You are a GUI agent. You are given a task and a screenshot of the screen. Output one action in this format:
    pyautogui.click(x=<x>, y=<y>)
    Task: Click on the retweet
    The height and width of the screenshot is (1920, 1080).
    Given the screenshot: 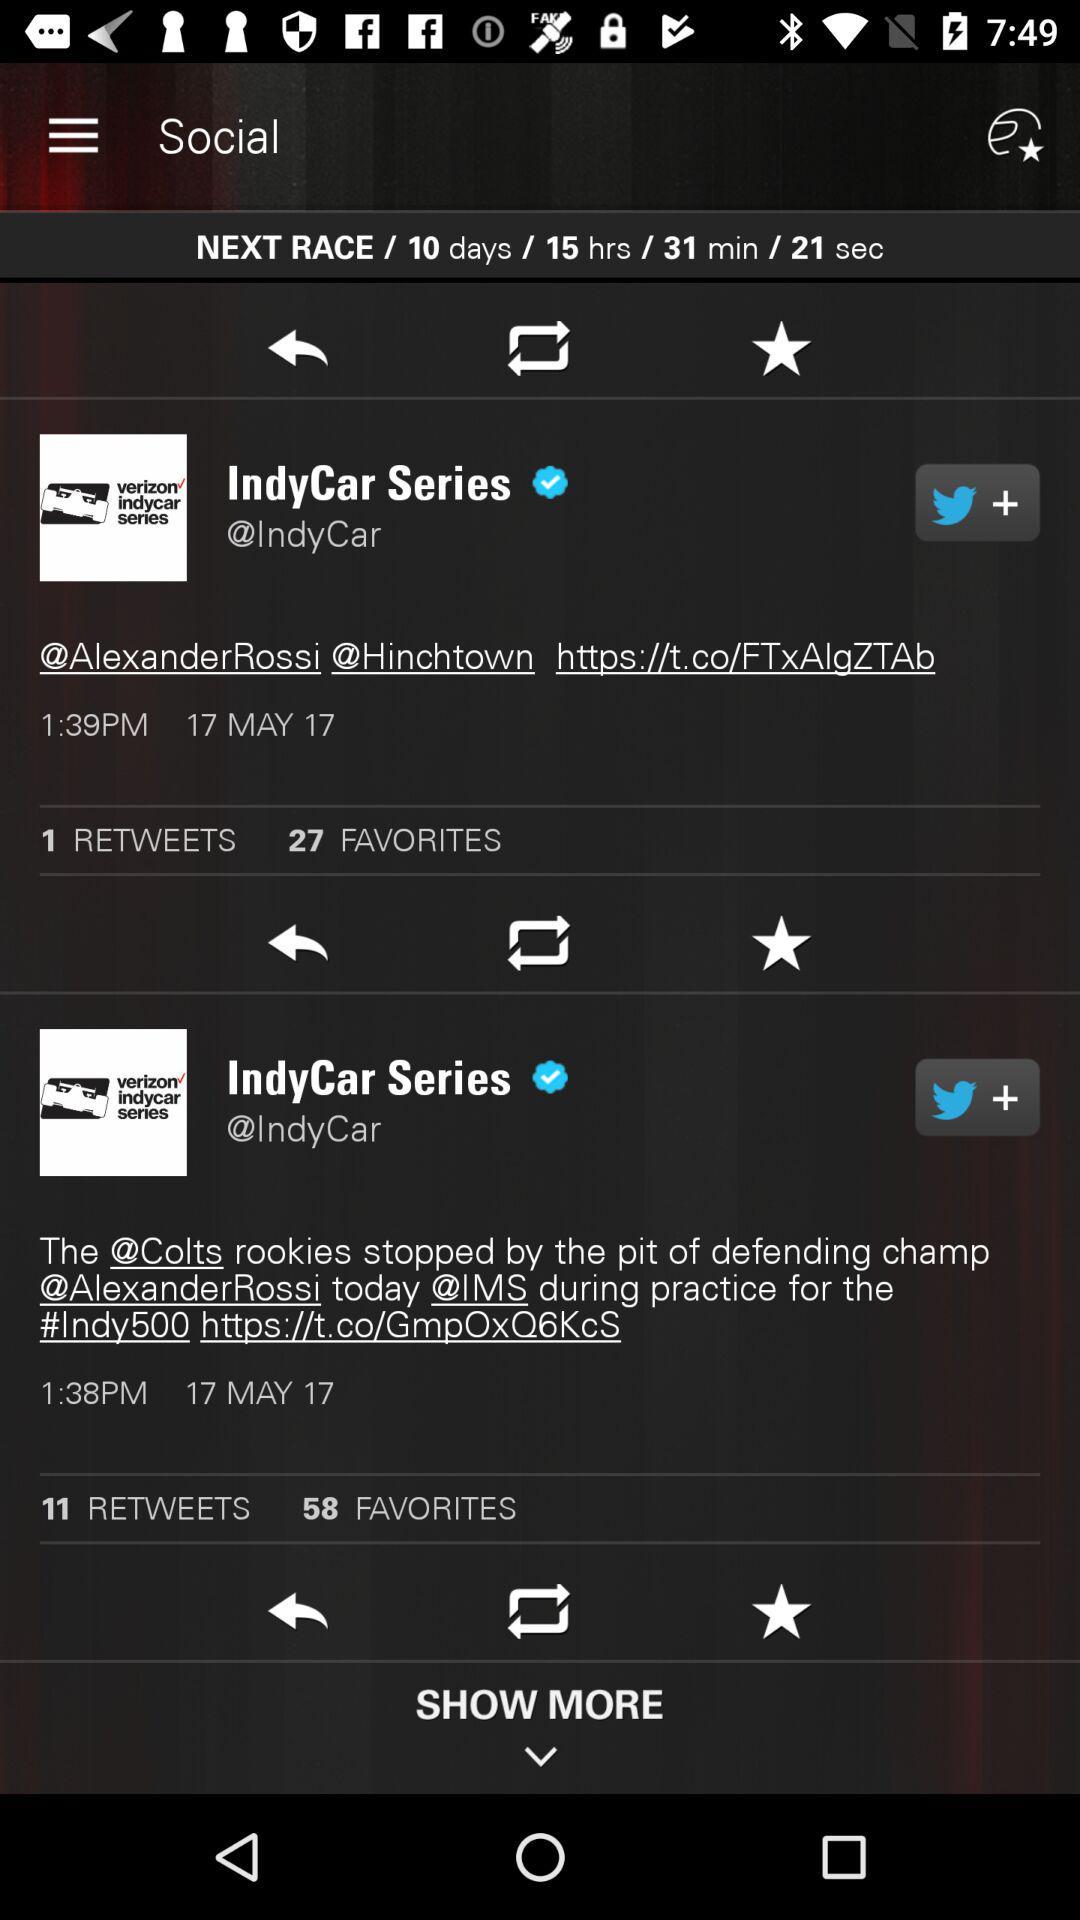 What is the action you would take?
    pyautogui.click(x=538, y=1617)
    